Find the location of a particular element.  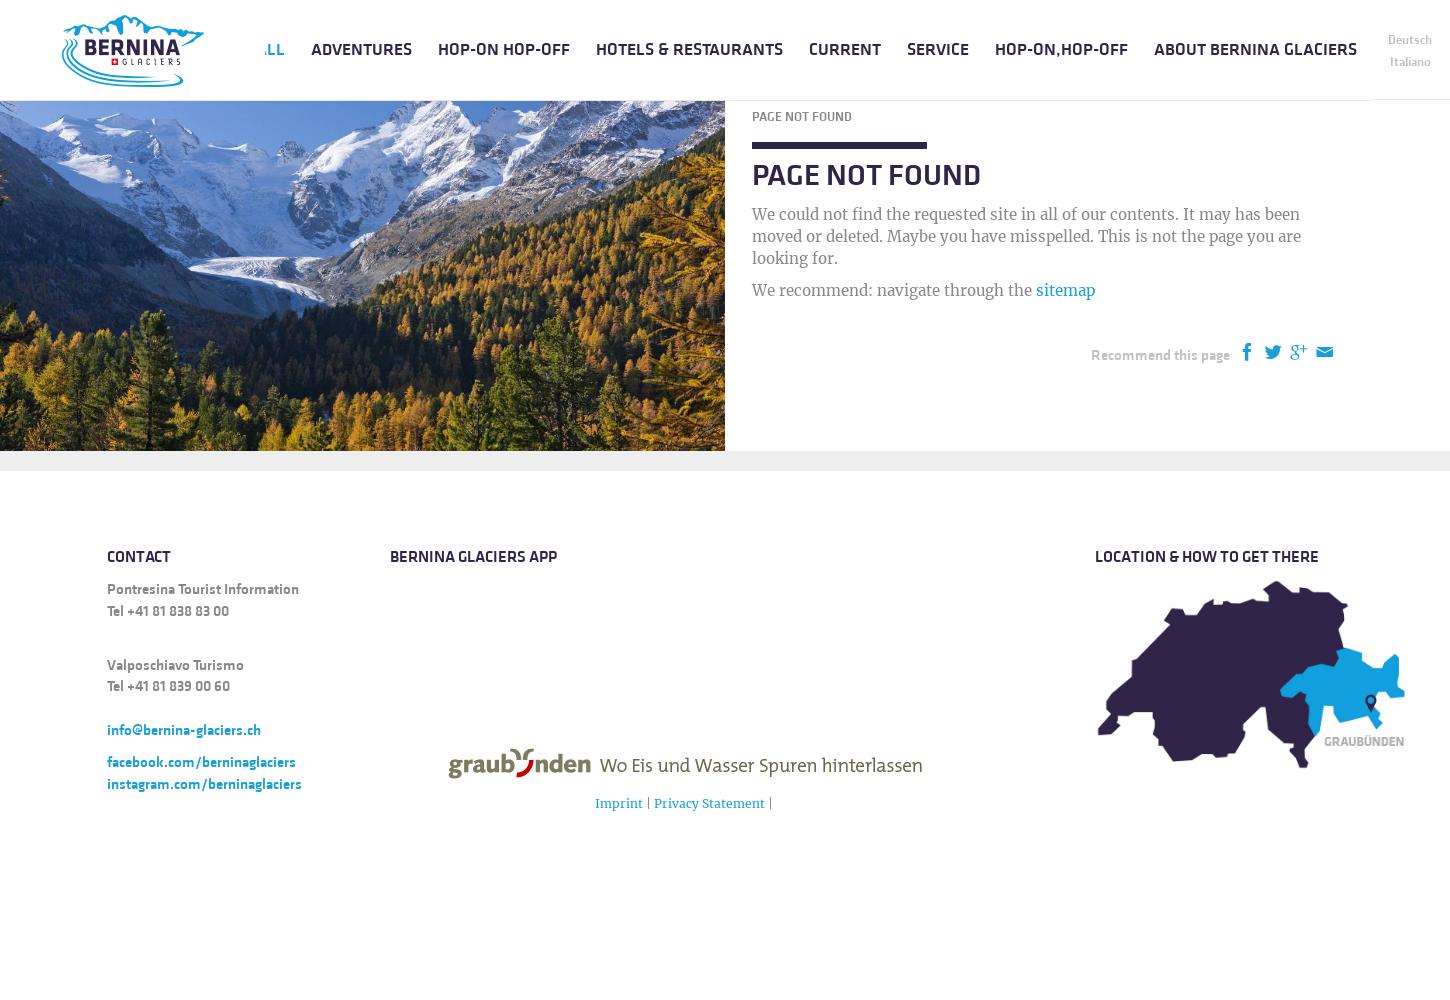

'Tel +41 81 838 83 00' is located at coordinates (167, 609).